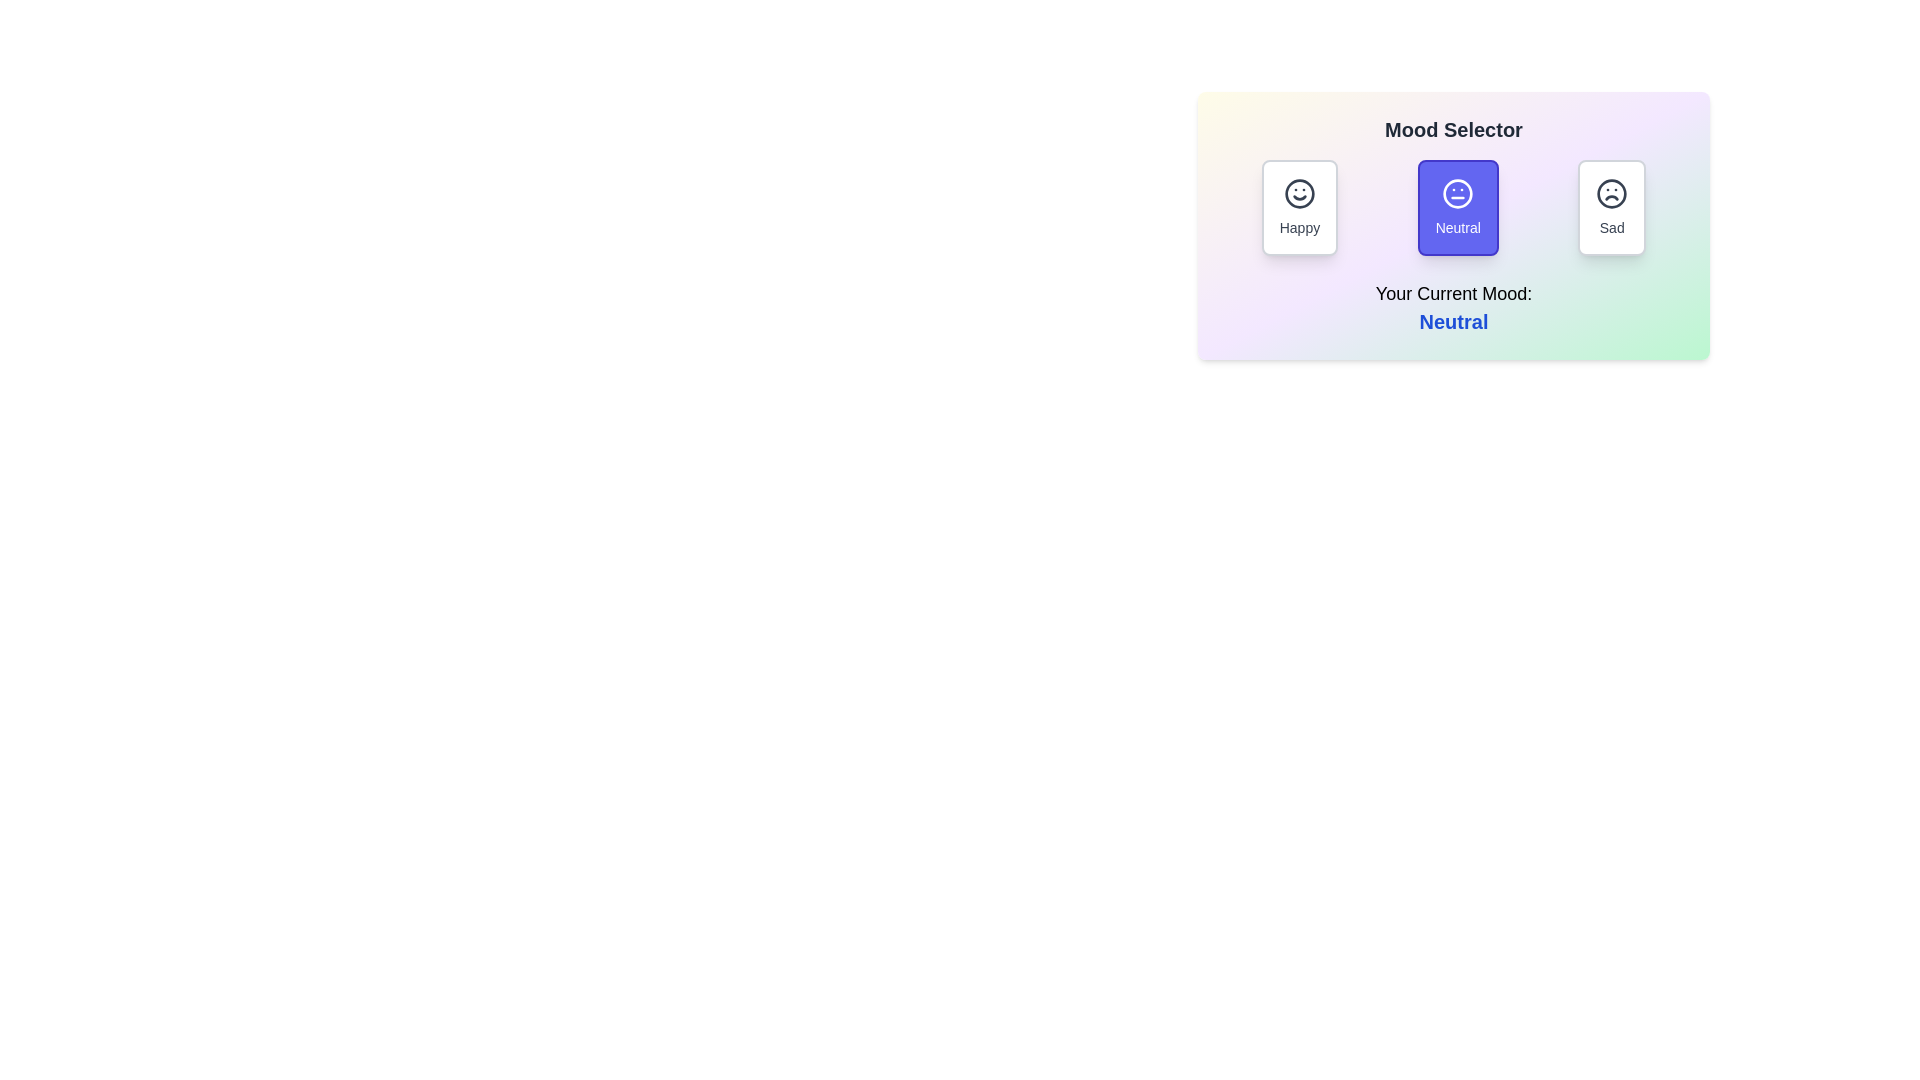 The height and width of the screenshot is (1080, 1920). I want to click on the smiley face icon in the 'Happy' section of the mood selector, so click(1300, 193).